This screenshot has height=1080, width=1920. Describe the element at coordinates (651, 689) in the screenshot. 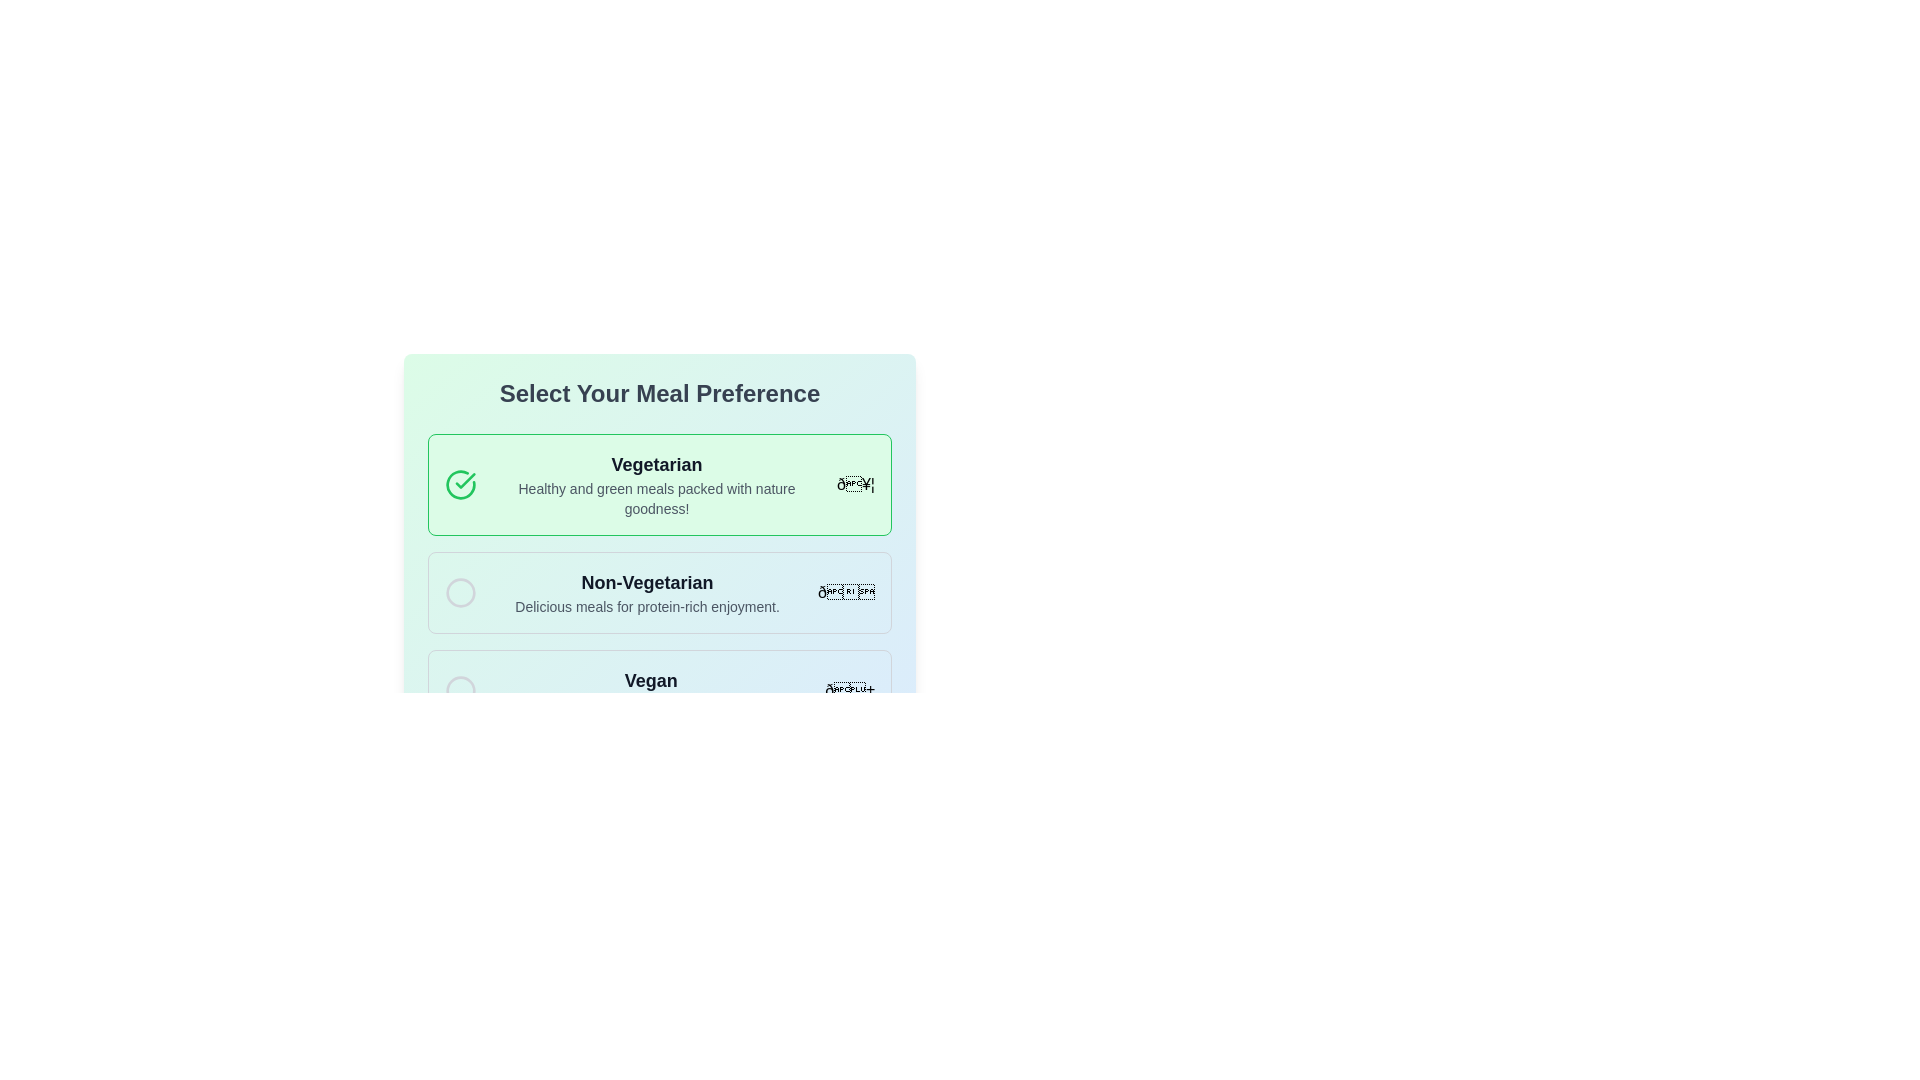

I see `text block displaying 'Vegan' and its supplementary text 'Plant-based meals for conscious eating.' located in the third option of the meal preference choices` at that location.